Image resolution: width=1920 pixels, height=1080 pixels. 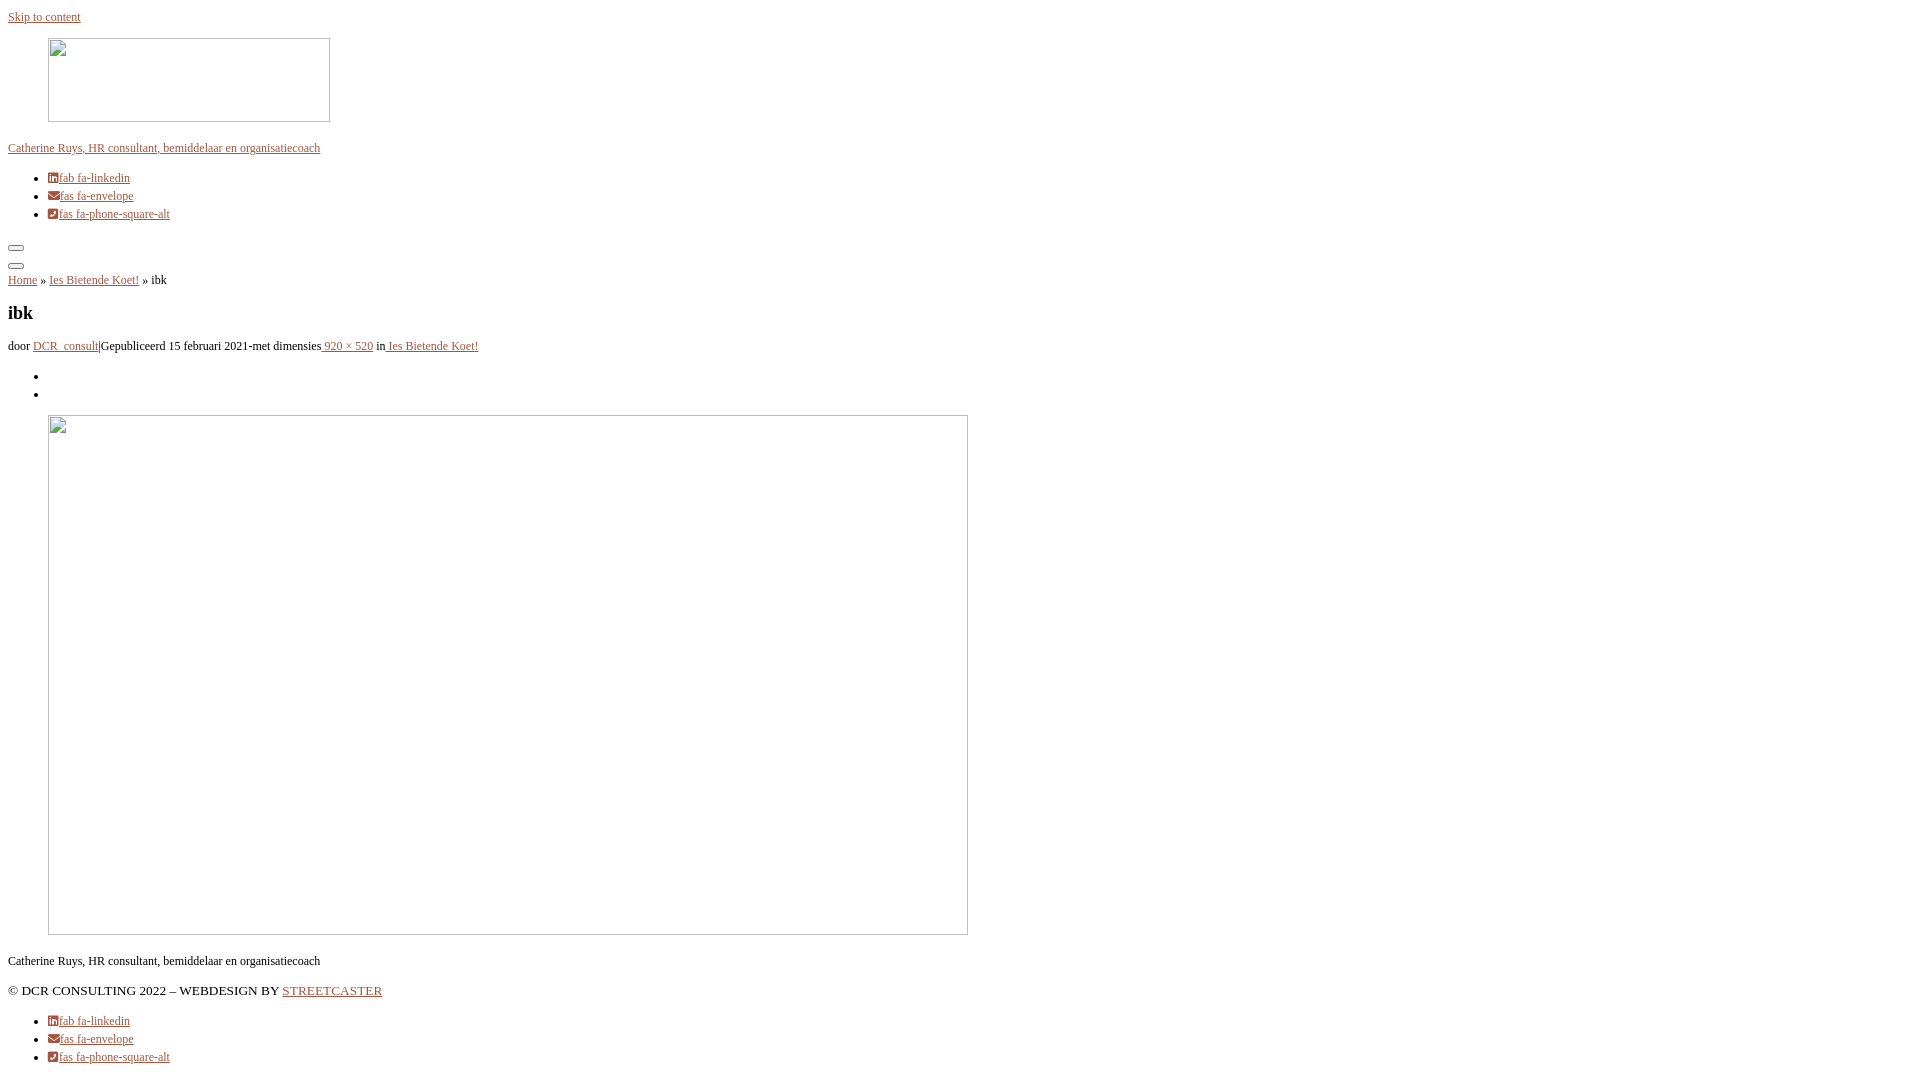 I want to click on 'Ies Bietende Koet!', so click(x=93, y=280).